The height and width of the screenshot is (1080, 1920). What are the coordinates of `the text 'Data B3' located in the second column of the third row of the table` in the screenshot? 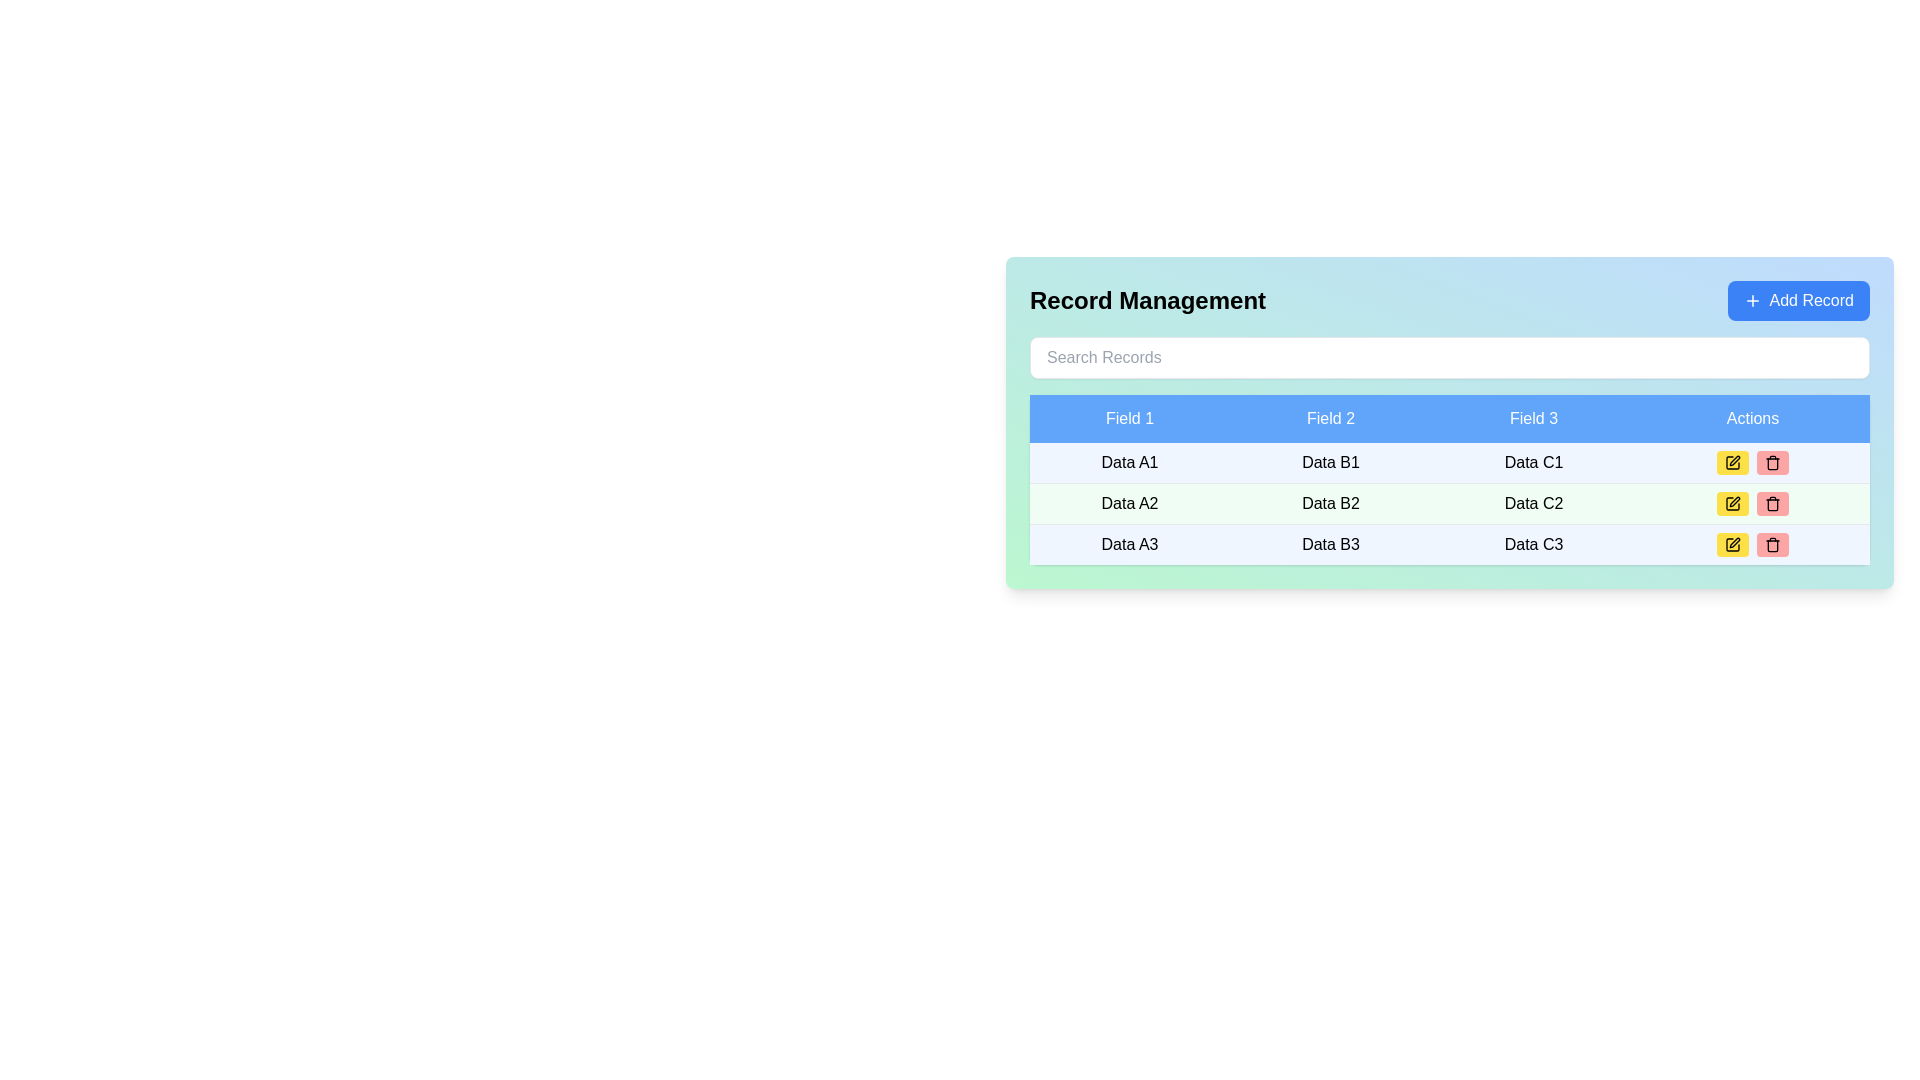 It's located at (1330, 543).